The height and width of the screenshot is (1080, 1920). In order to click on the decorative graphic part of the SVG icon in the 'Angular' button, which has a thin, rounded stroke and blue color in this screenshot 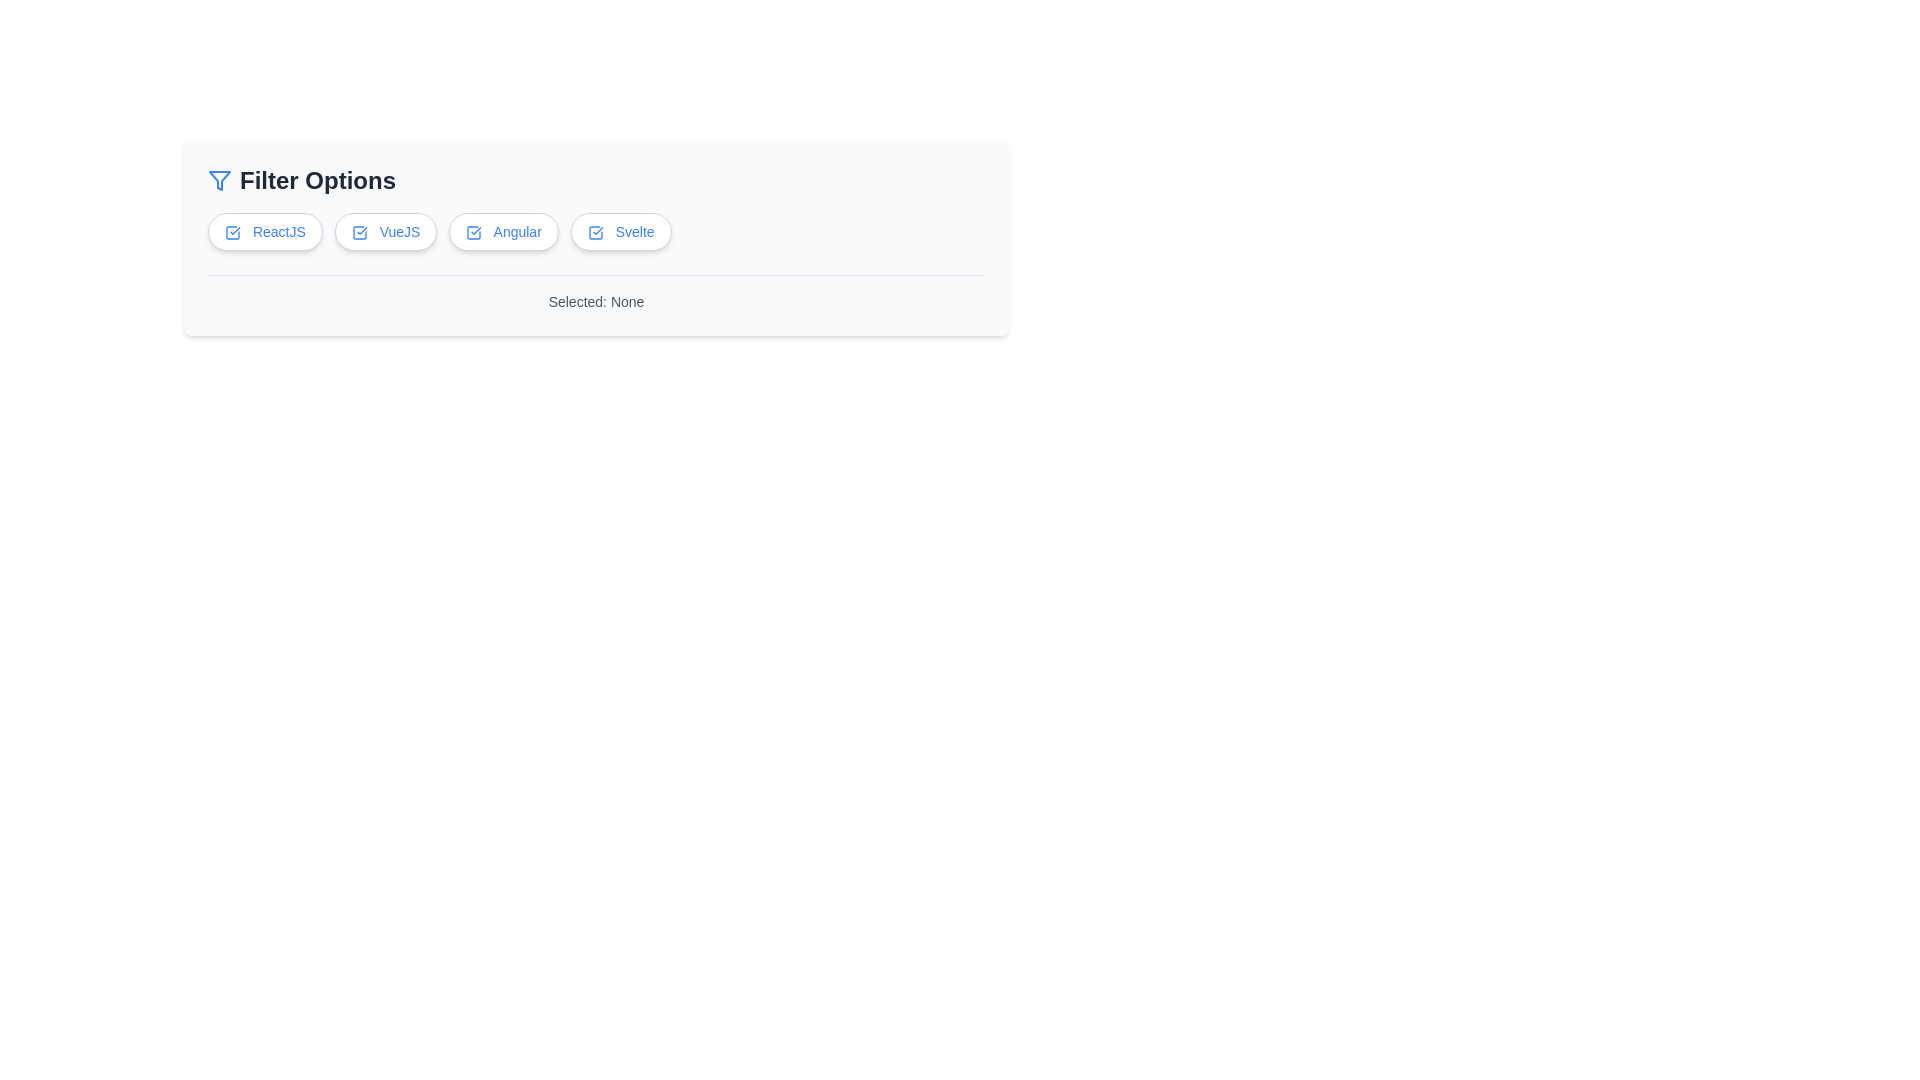, I will do `click(473, 232)`.